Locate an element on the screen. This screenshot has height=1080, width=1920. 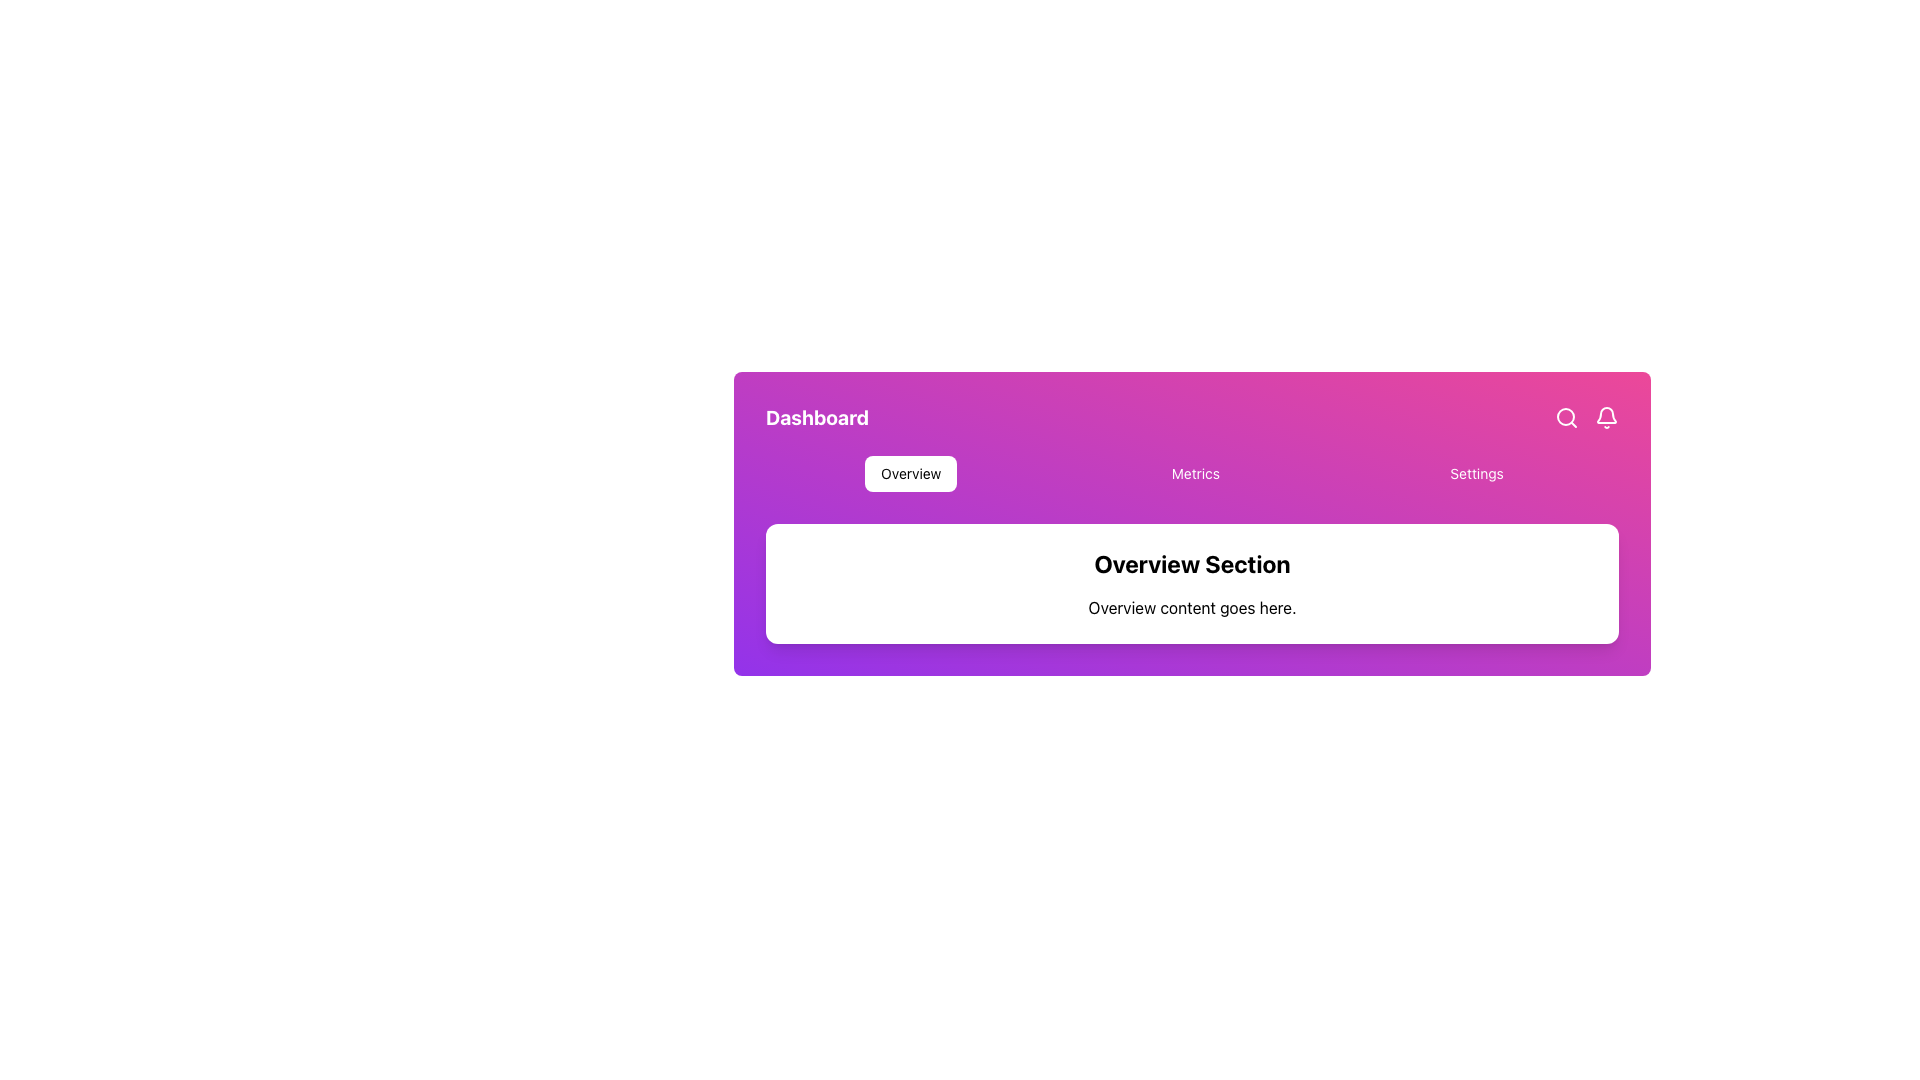
the 'Metrics' option in the Navigation Menu, which is horizontally aligned below the 'Dashboard' title and above the 'Overview Section' is located at coordinates (1192, 474).